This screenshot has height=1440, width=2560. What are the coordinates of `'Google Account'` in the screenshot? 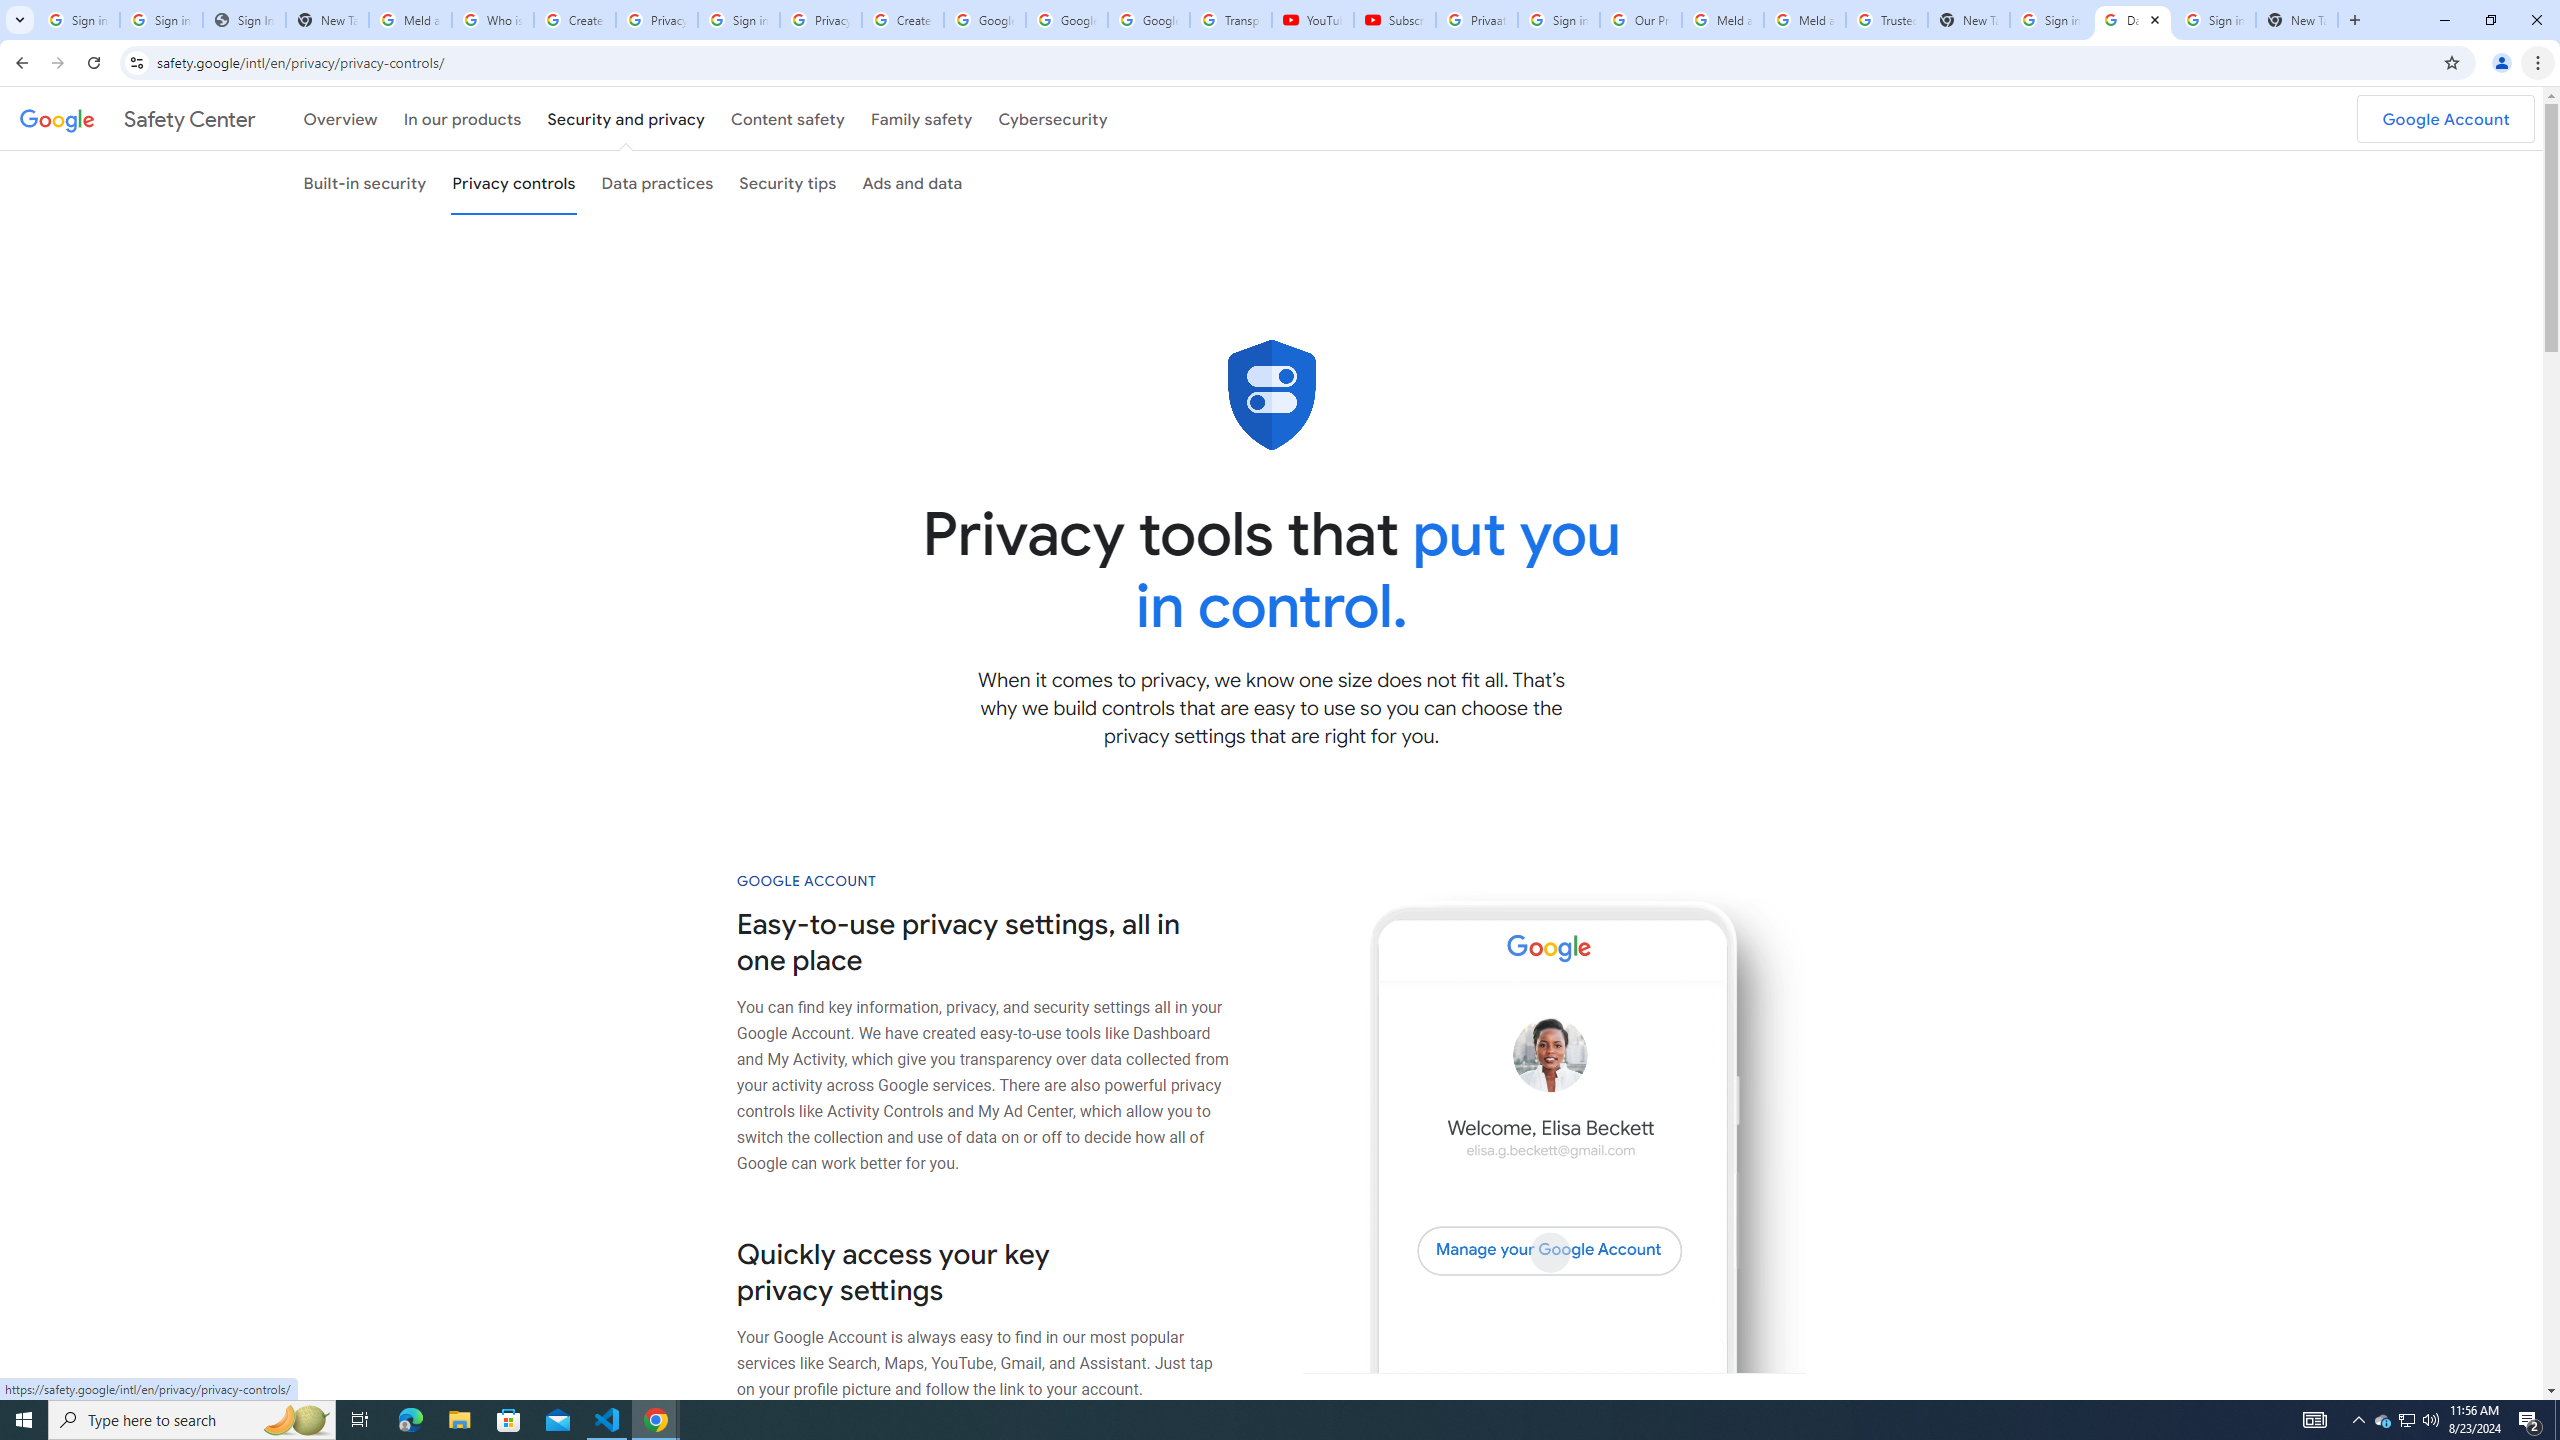 It's located at (2445, 118).